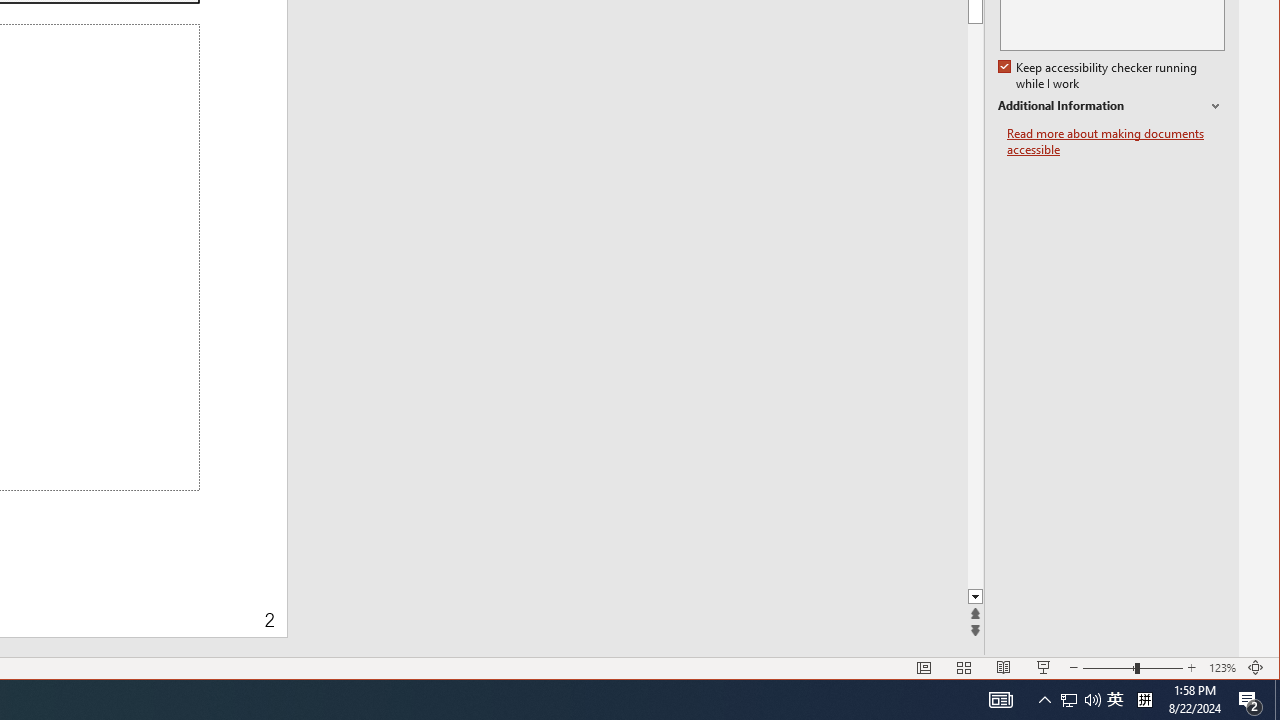 This screenshot has width=1280, height=720. I want to click on 'Tray Input Indicator - Chinese (Simplified, China)', so click(1144, 698).